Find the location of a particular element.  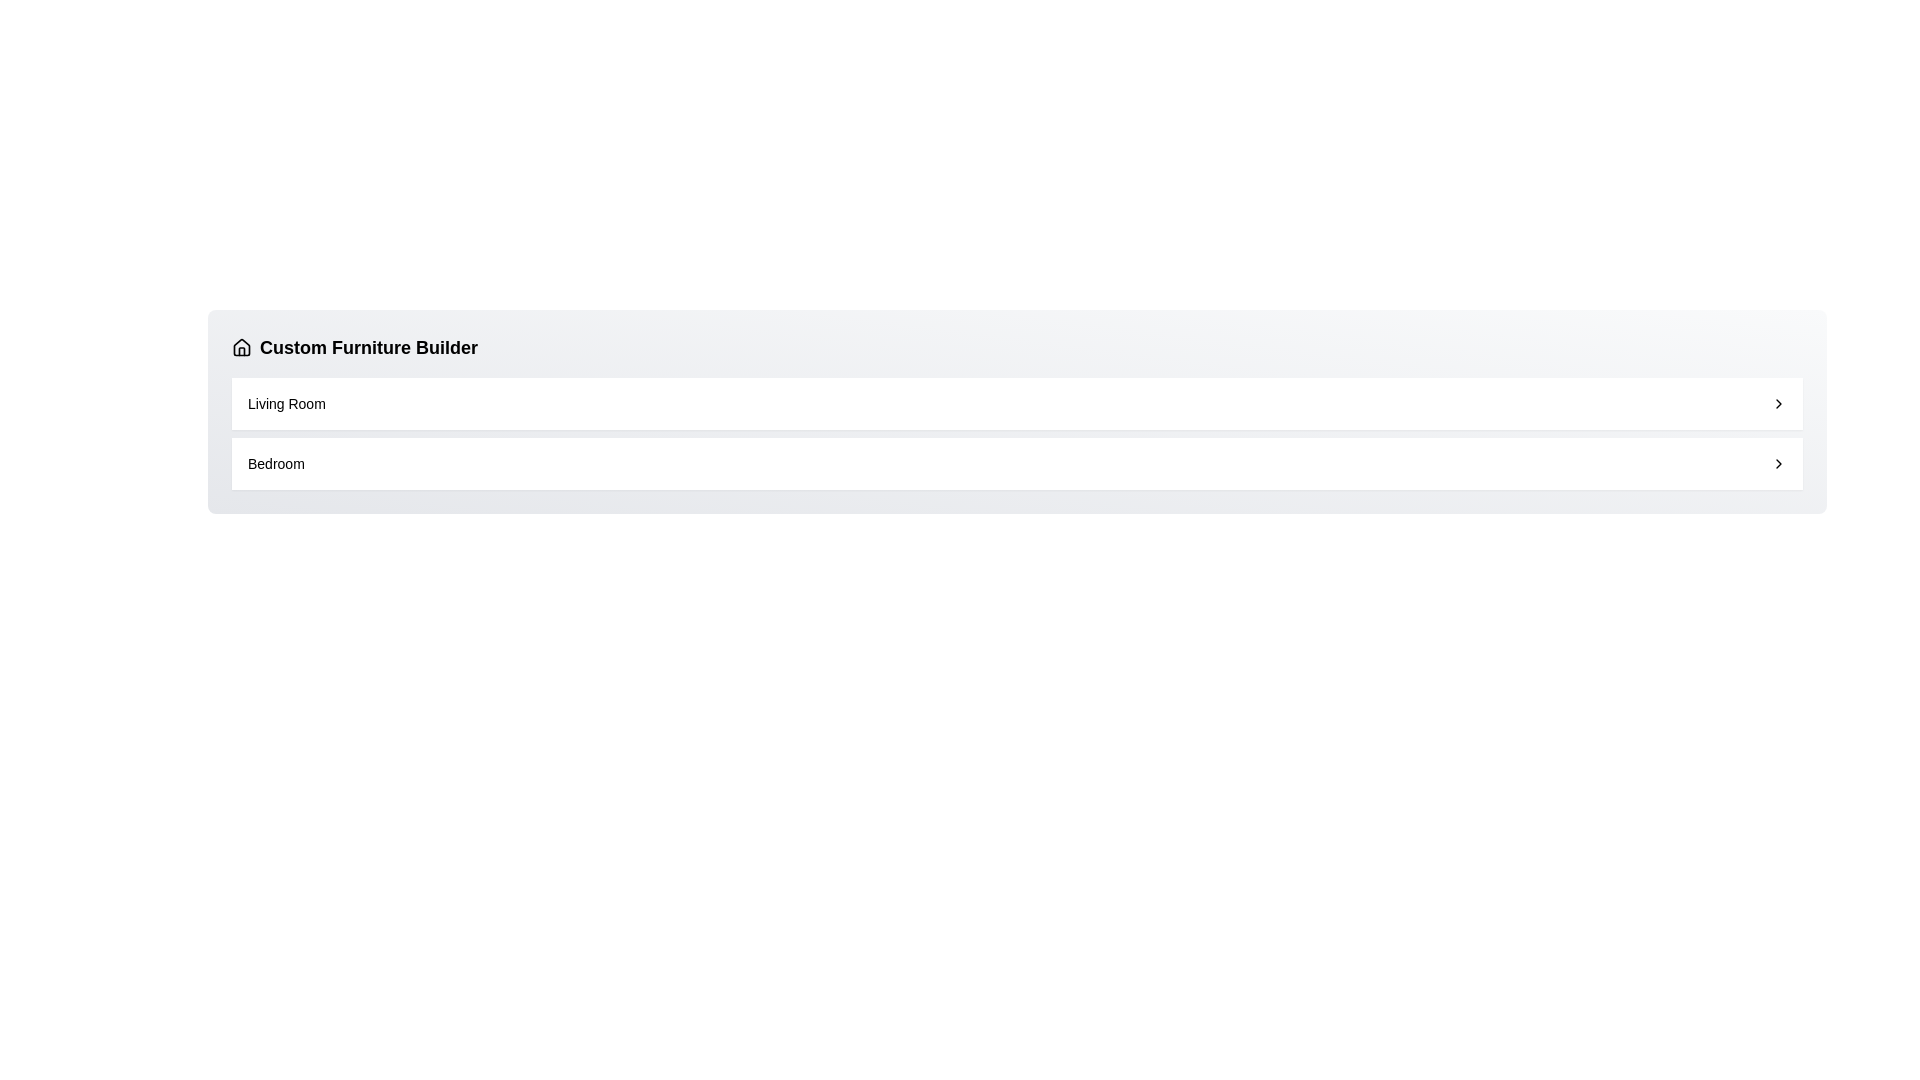

the Chevron icon on the far-right side of the 'Bedroom' row is located at coordinates (1779, 463).